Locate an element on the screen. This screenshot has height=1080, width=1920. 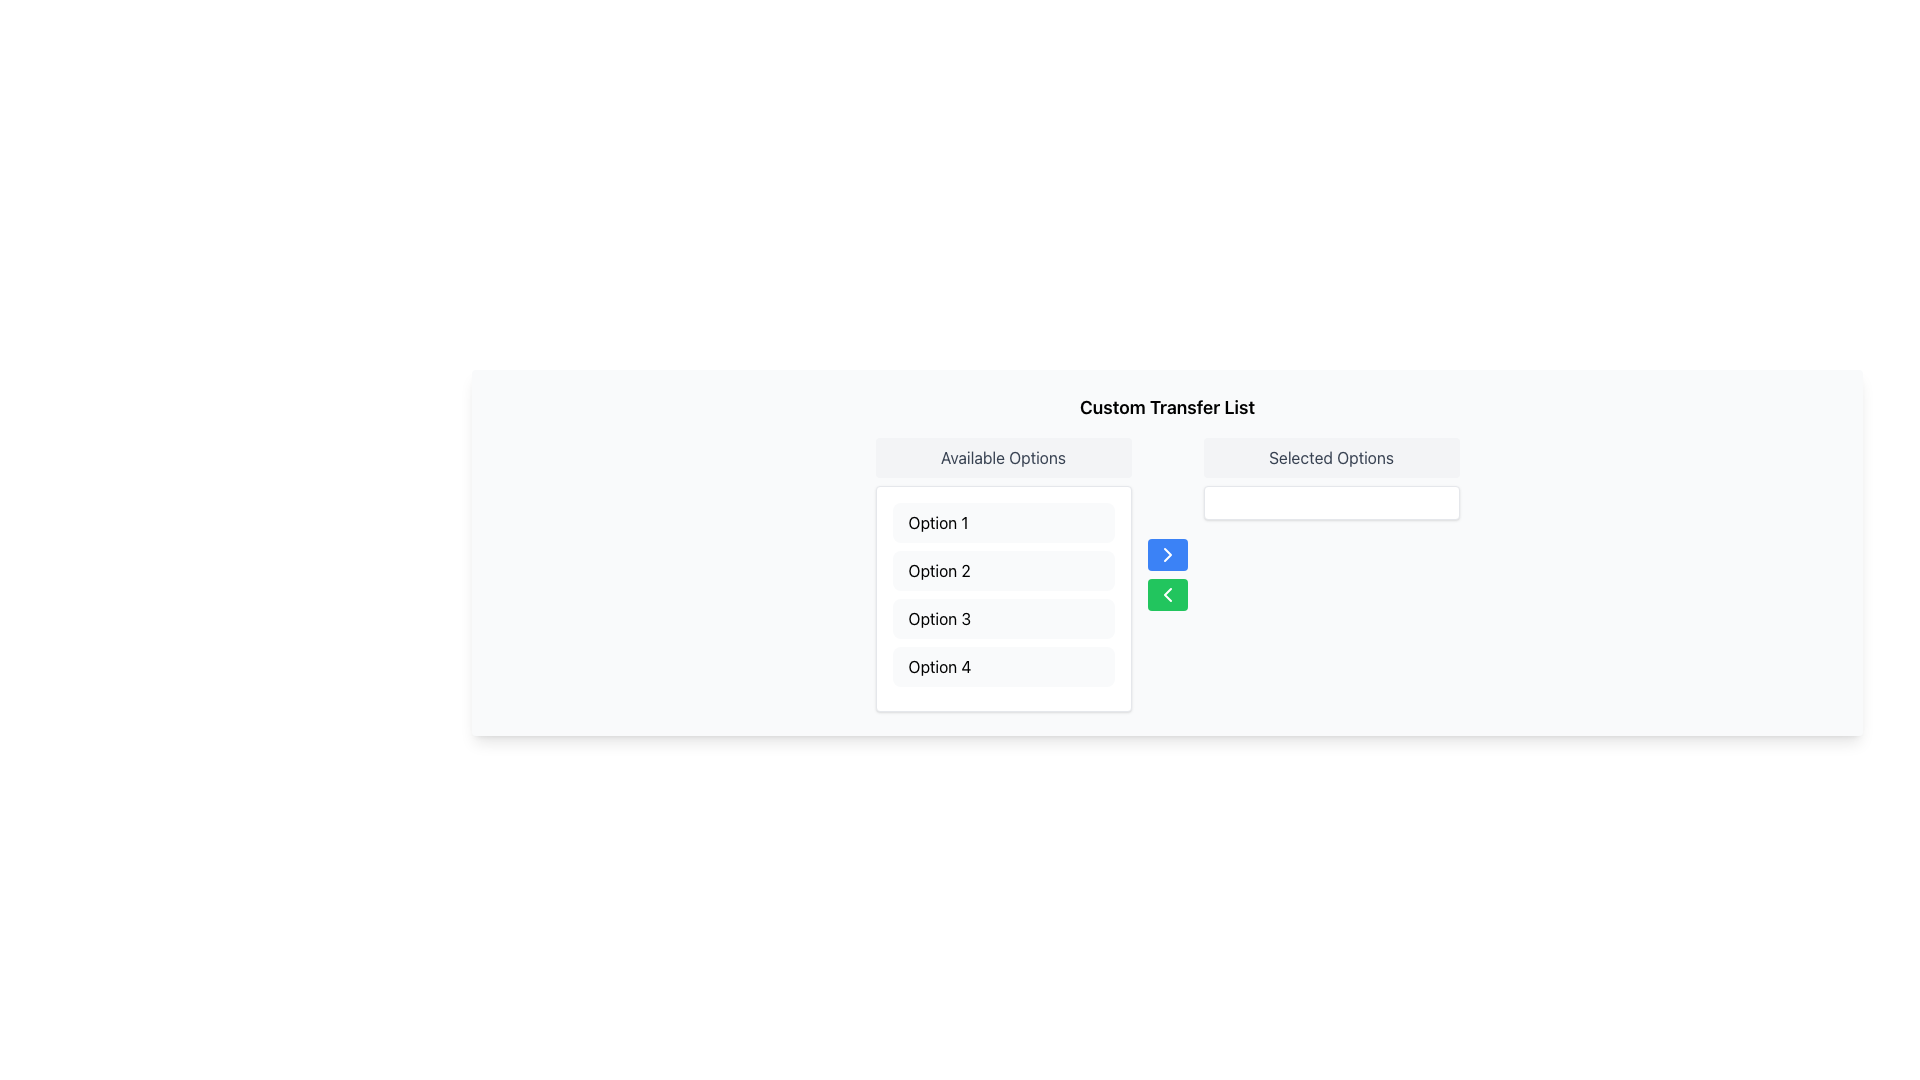
the left-pointing chevron icon button to move selected items back to the 'Available Options' list is located at coordinates (1167, 593).